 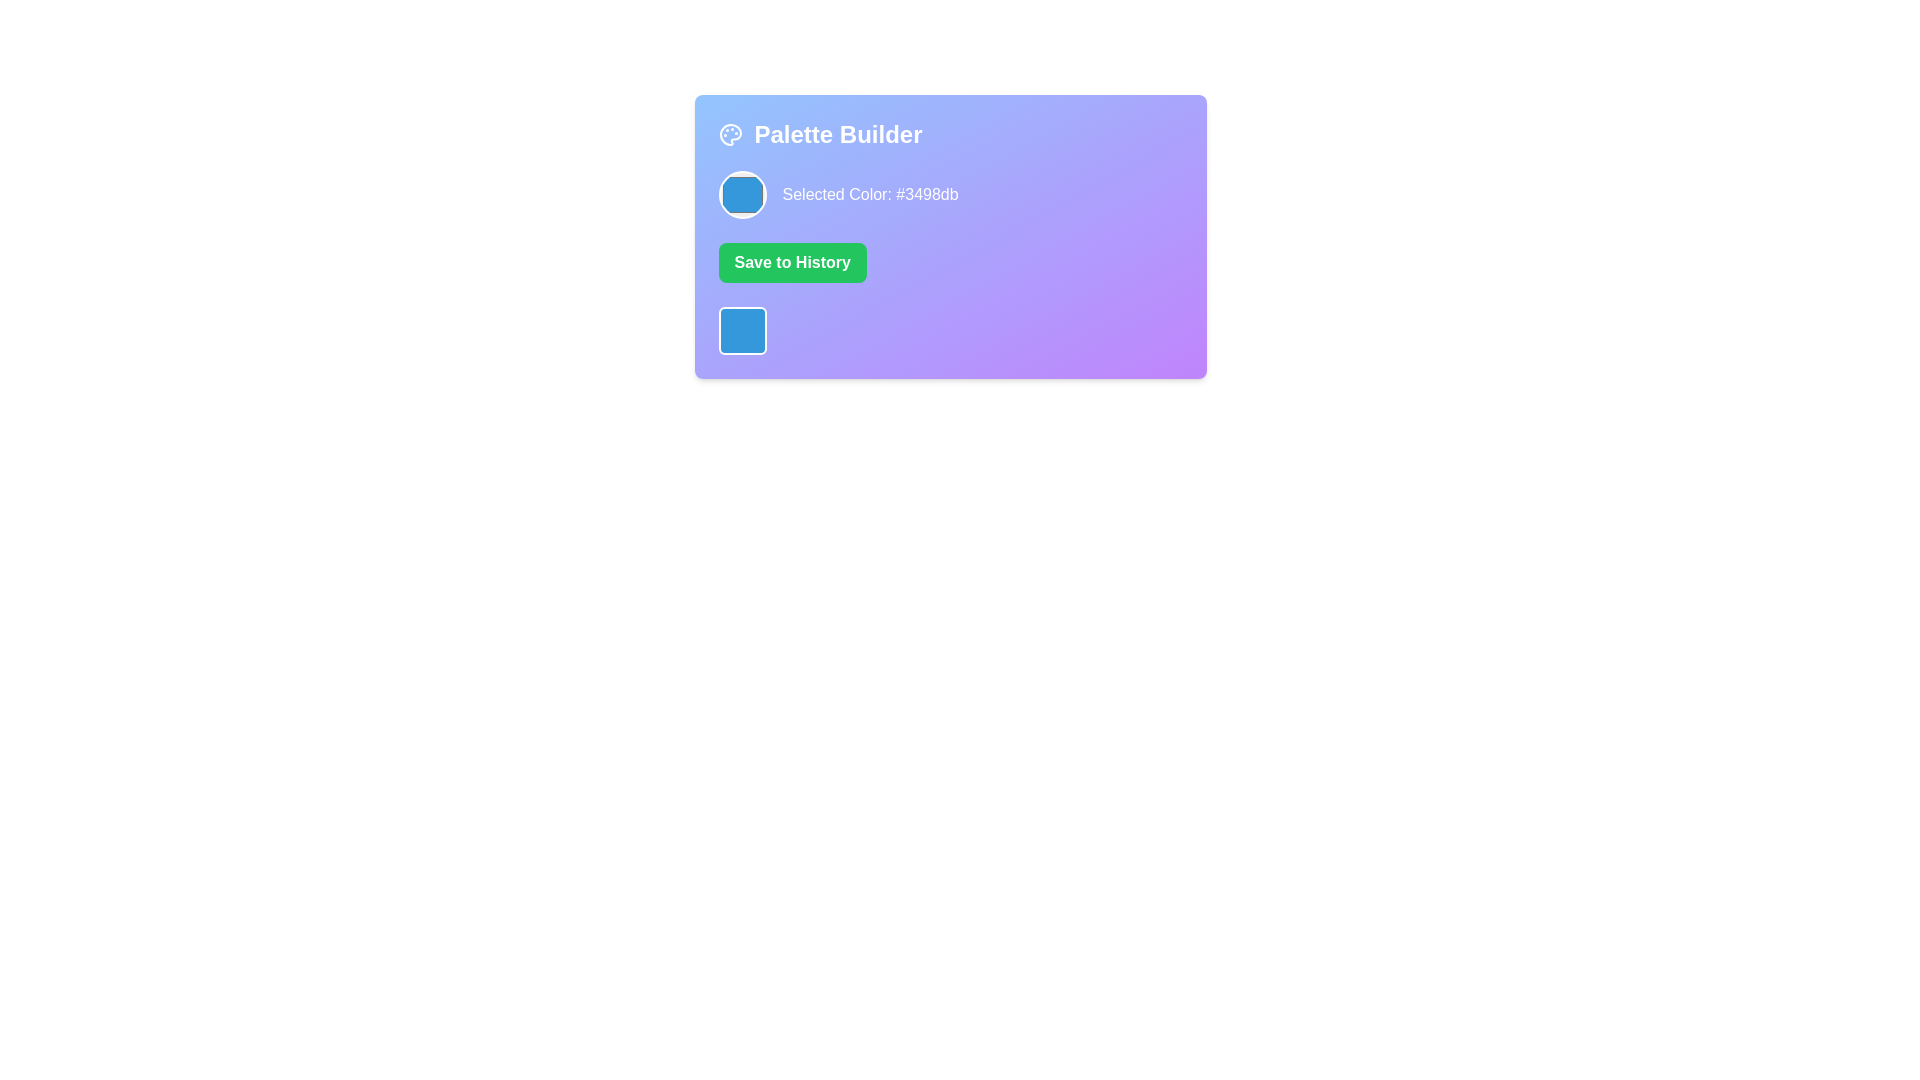 What do you see at coordinates (949, 330) in the screenshot?
I see `a cell in the grid layout located at the bottom of the main panel, below the 'Save to History' button in the 'Palette Builder' component` at bounding box center [949, 330].